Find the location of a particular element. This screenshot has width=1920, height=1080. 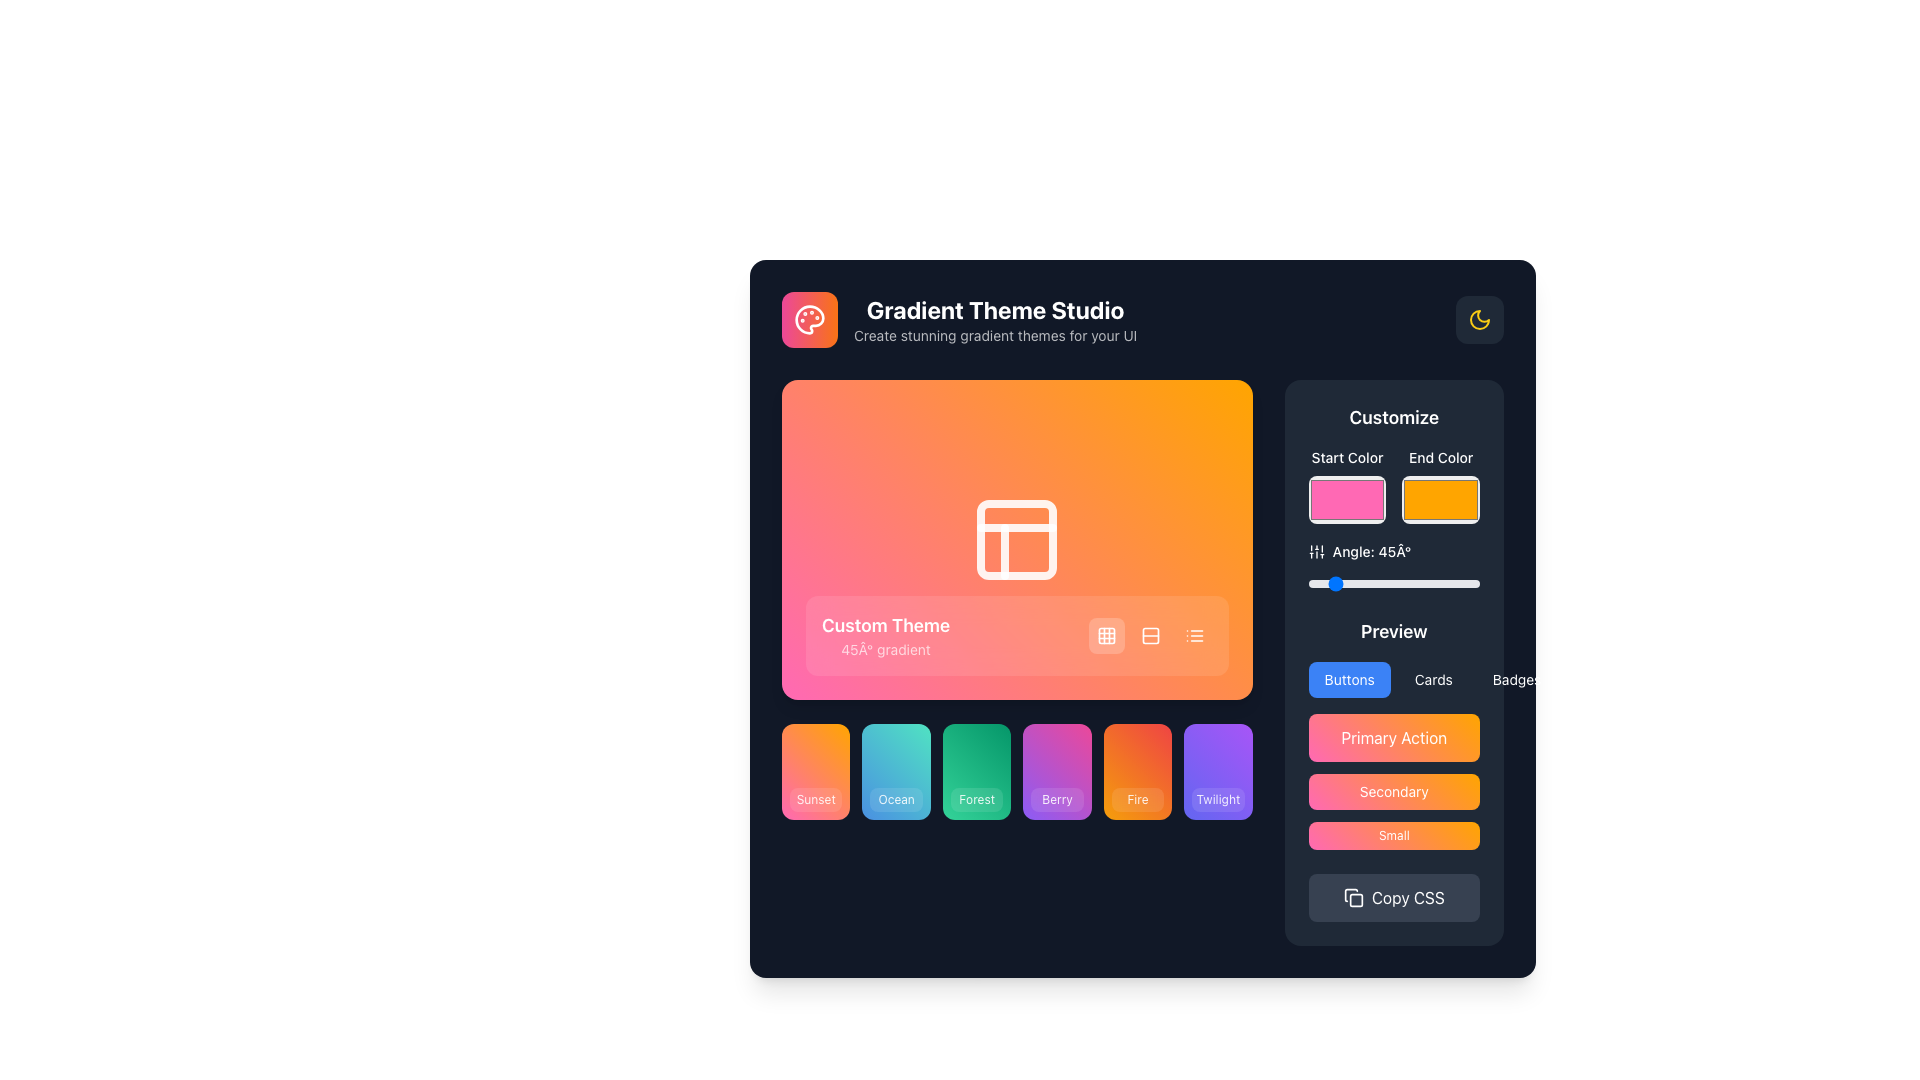

the current angle value displayed above the slider labeled 'Angle: 45°' in the Customize section of the interface is located at coordinates (1393, 567).